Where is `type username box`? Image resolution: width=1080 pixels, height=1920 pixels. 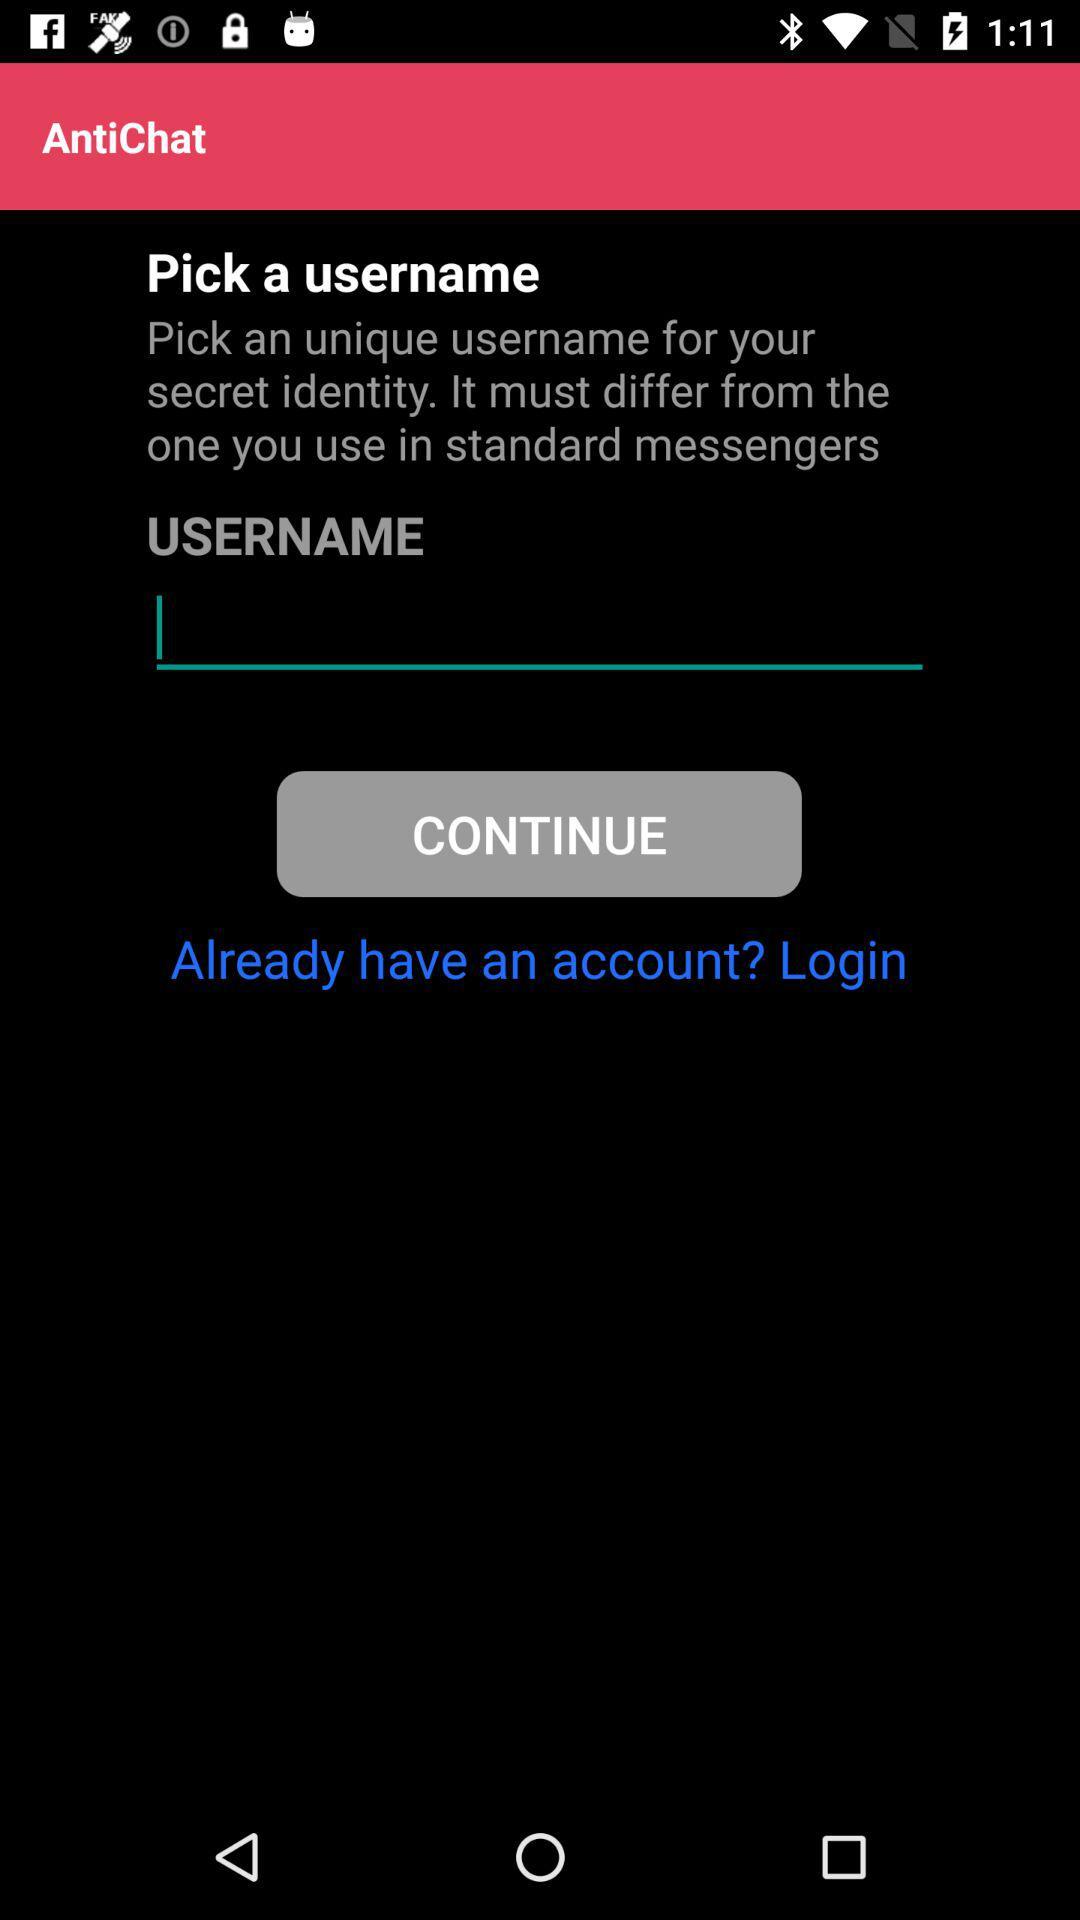
type username box is located at coordinates (538, 627).